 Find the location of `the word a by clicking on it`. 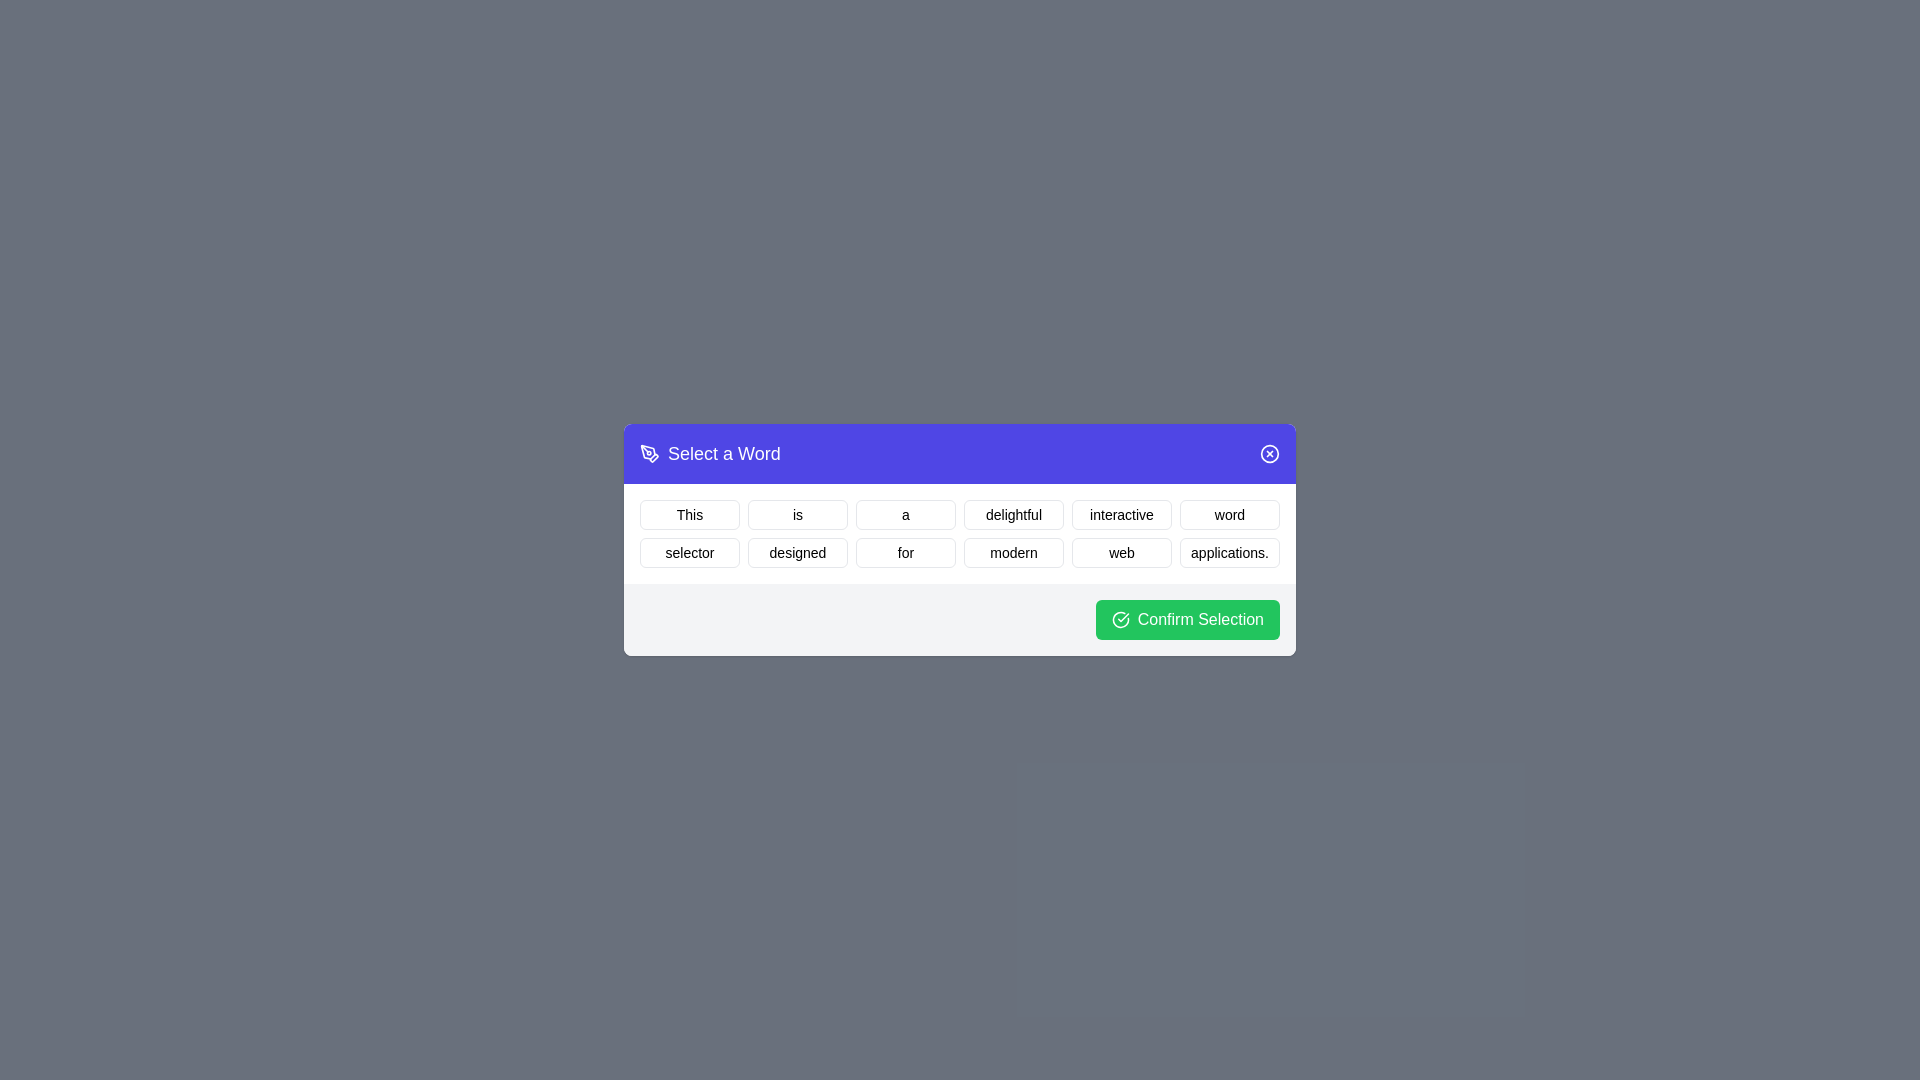

the word a by clicking on it is located at coordinates (905, 514).